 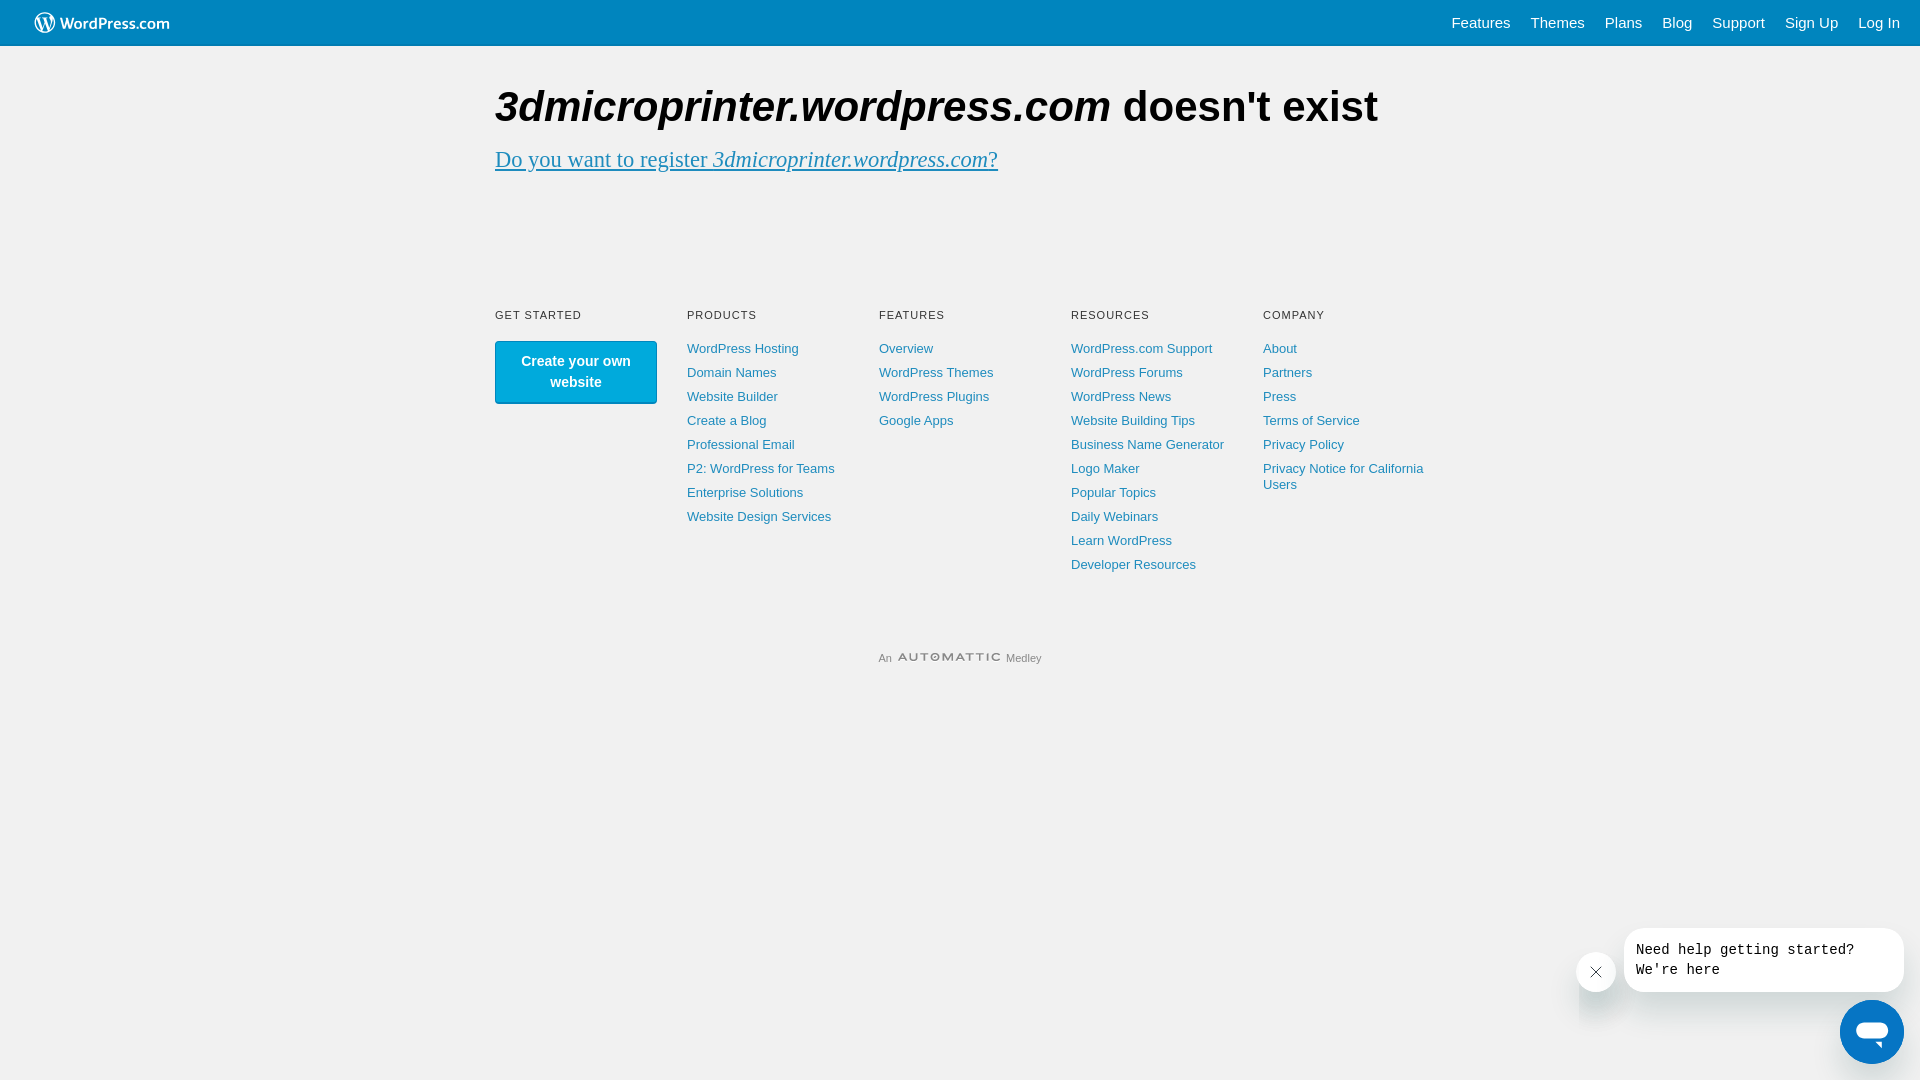 What do you see at coordinates (1701, 23) in the screenshot?
I see `'Support'` at bounding box center [1701, 23].